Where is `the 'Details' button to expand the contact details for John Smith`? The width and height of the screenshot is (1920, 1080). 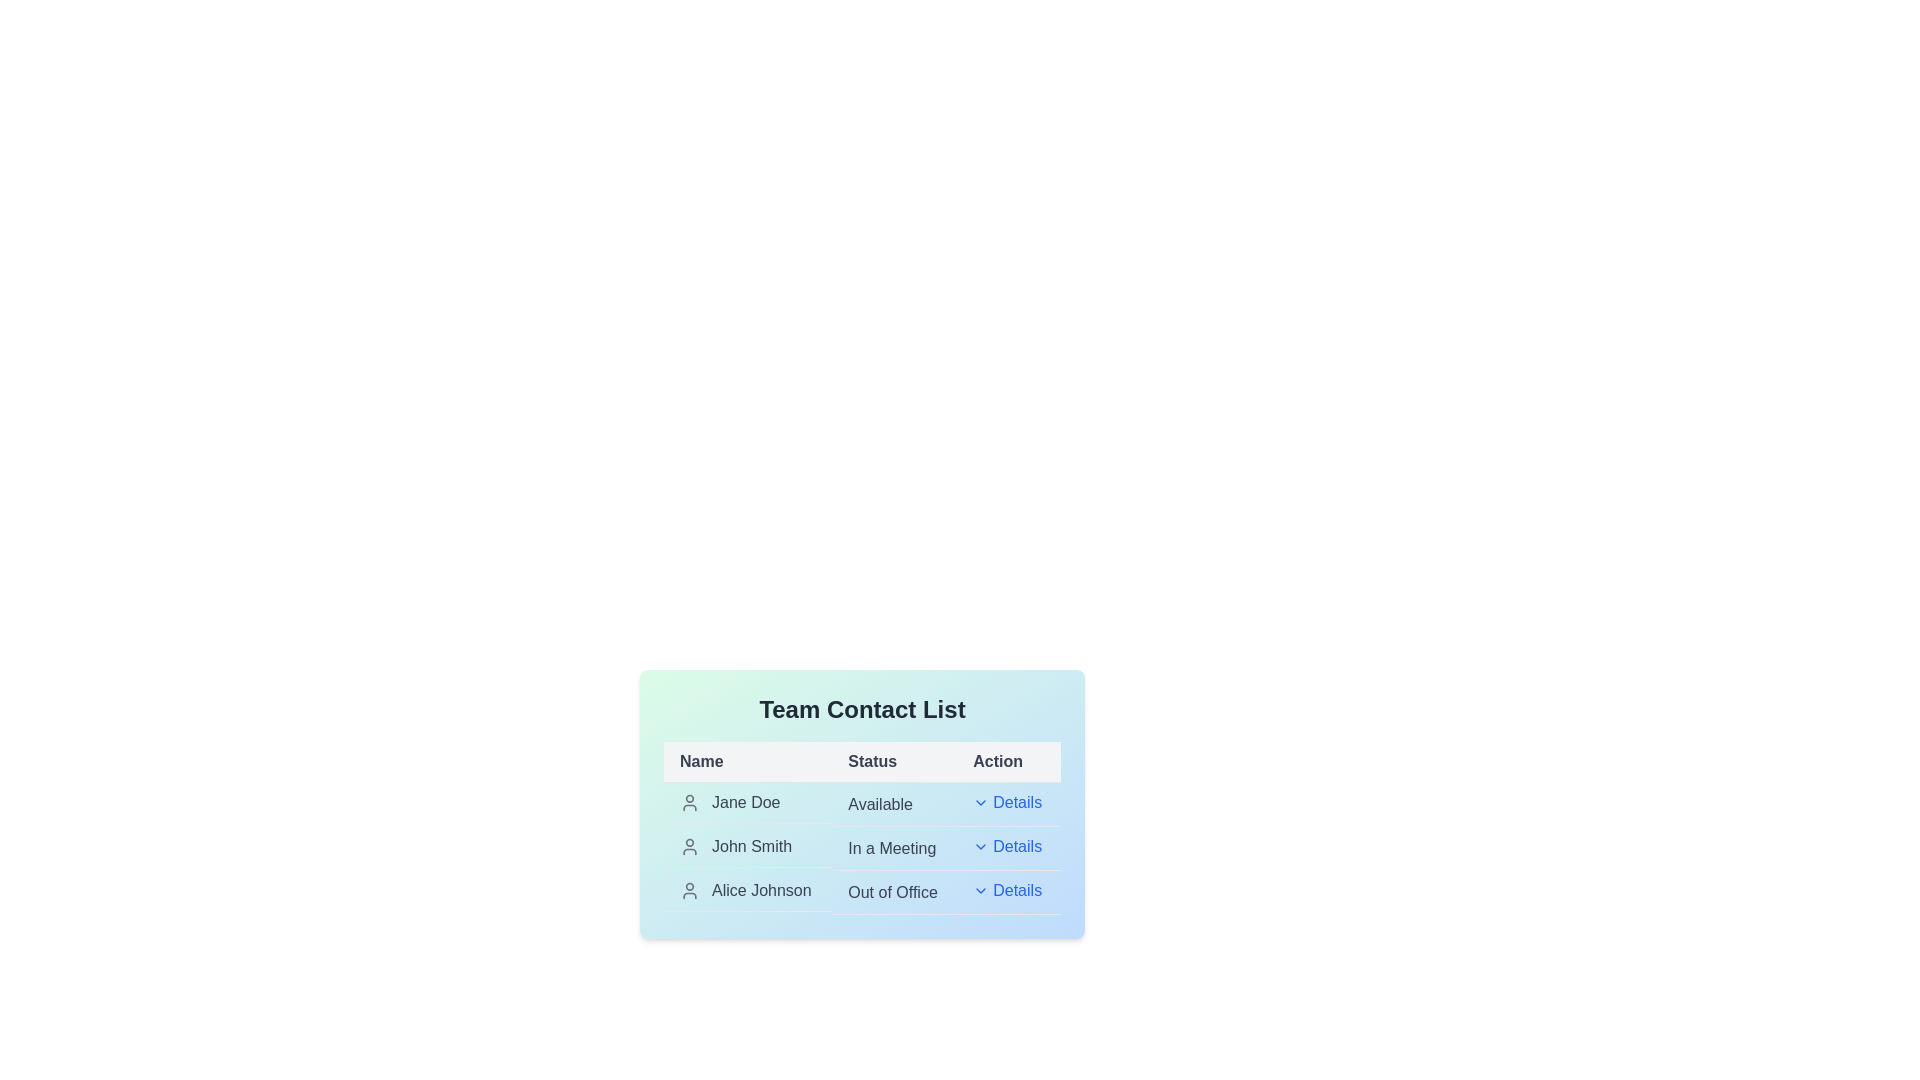
the 'Details' button to expand the contact details for John Smith is located at coordinates (1007, 847).